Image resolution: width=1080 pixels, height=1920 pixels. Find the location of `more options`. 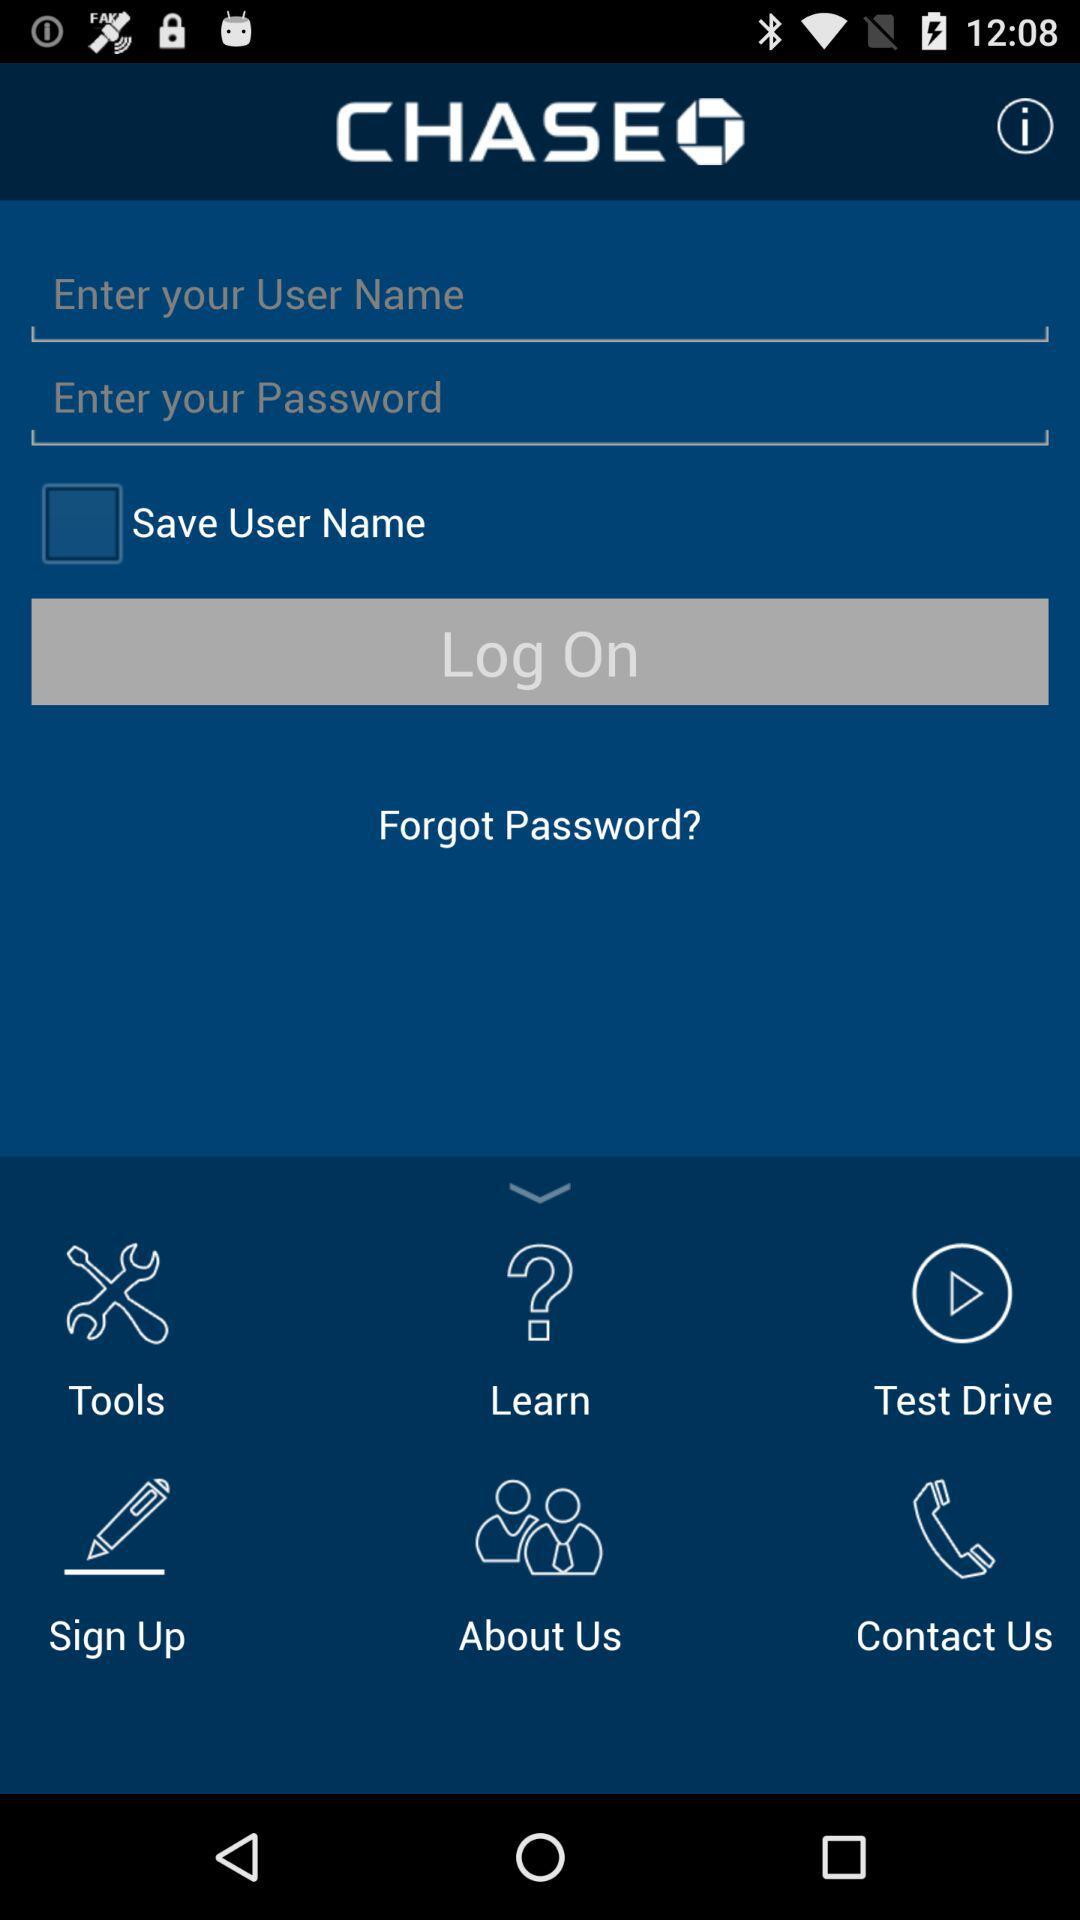

more options is located at coordinates (540, 1193).